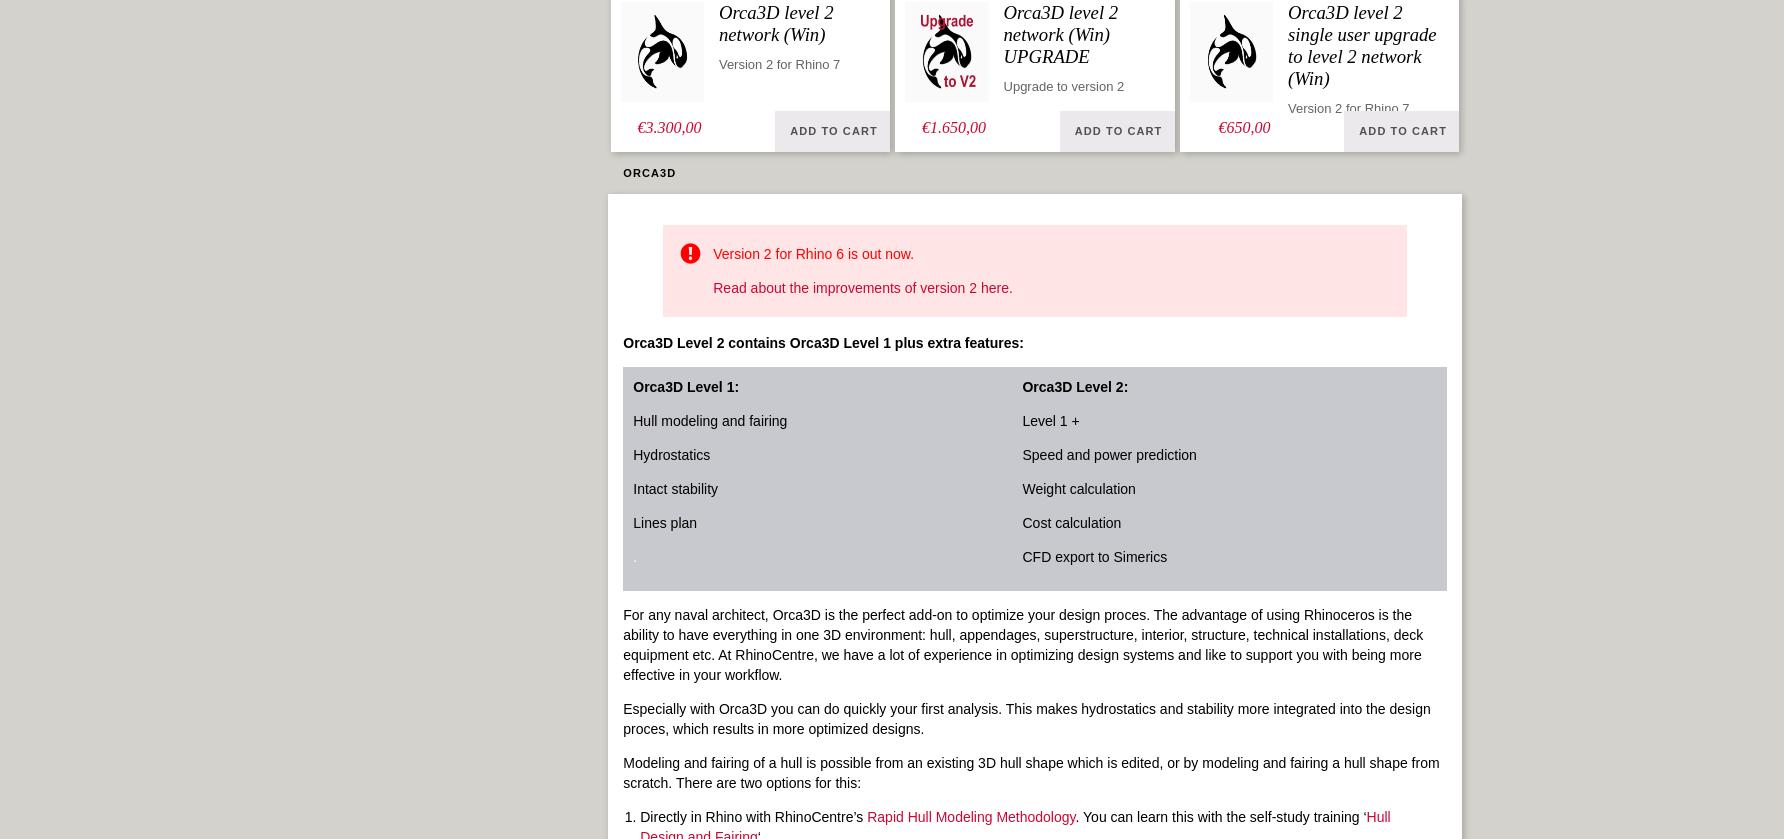 The width and height of the screenshot is (1784, 839). What do you see at coordinates (675, 487) in the screenshot?
I see `'Intact stability'` at bounding box center [675, 487].